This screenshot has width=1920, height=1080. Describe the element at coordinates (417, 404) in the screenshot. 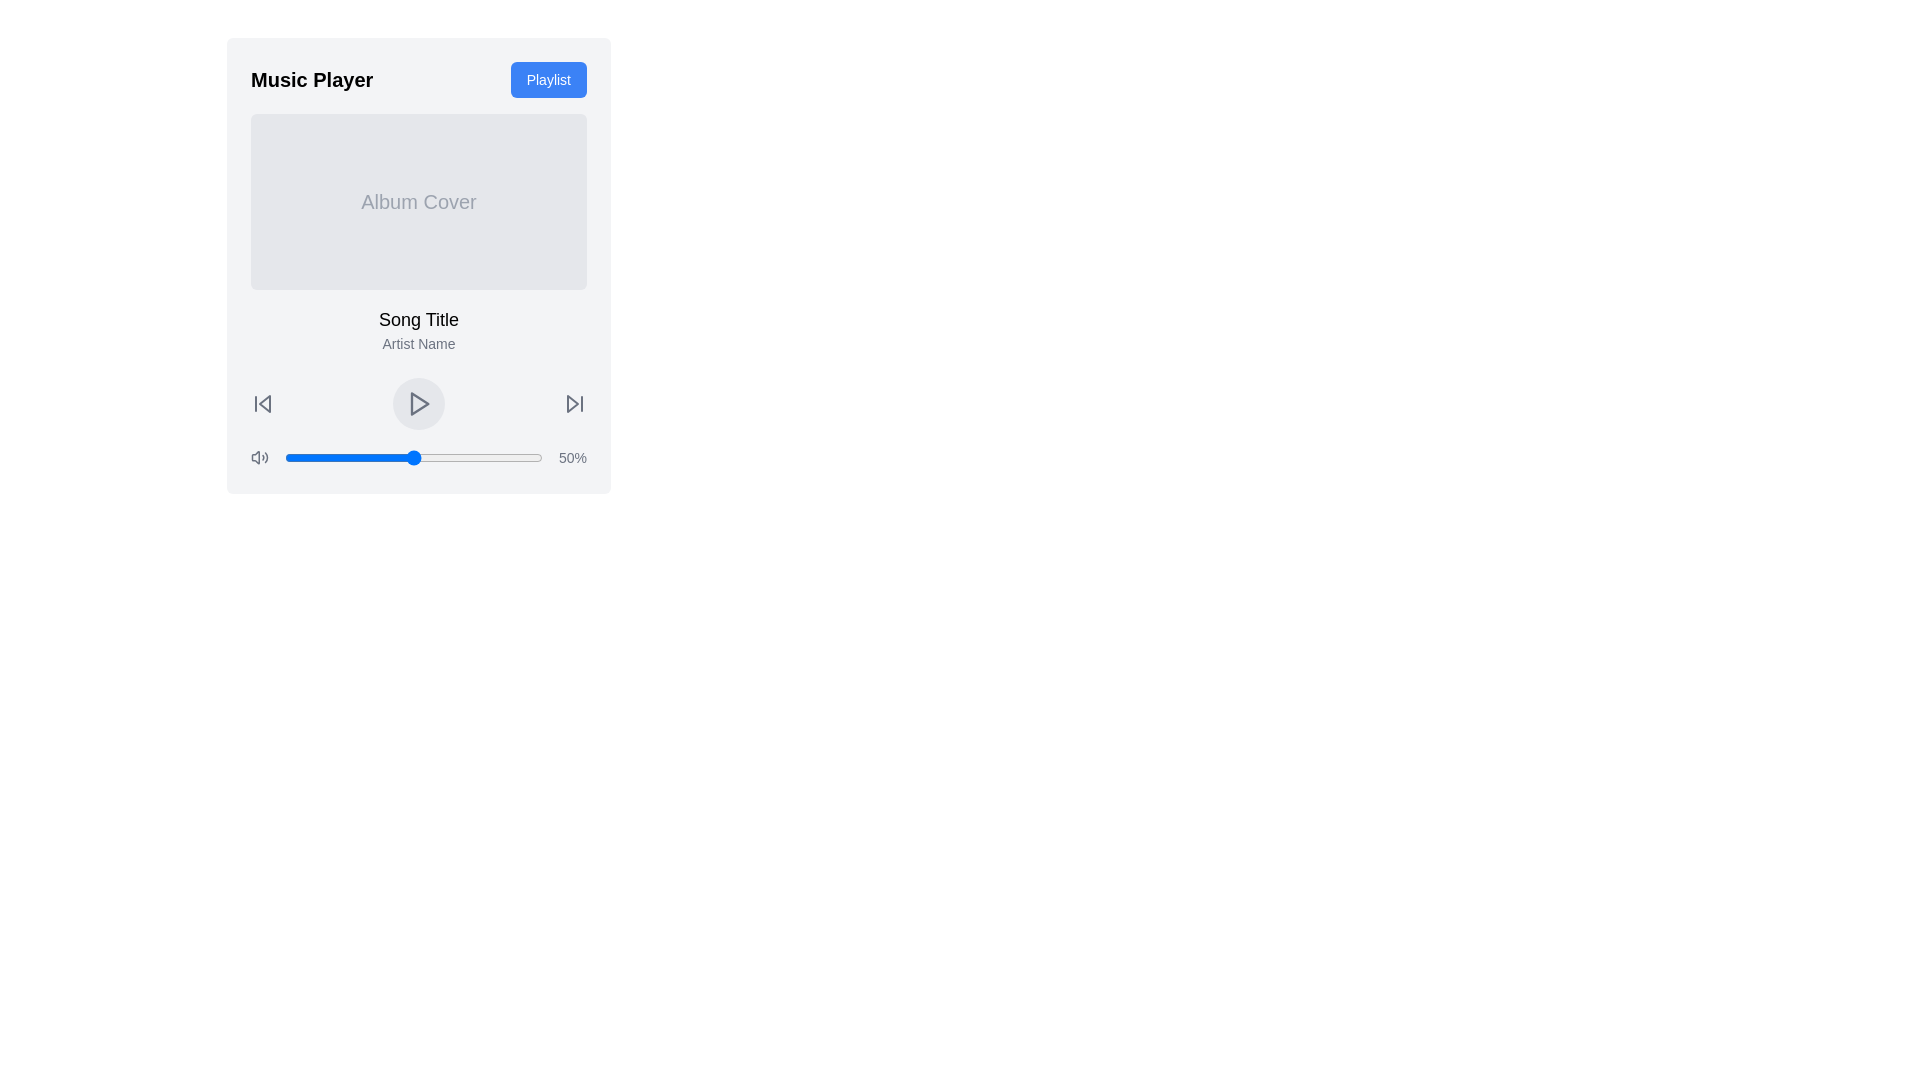

I see `the center play button on the player control bar` at that location.